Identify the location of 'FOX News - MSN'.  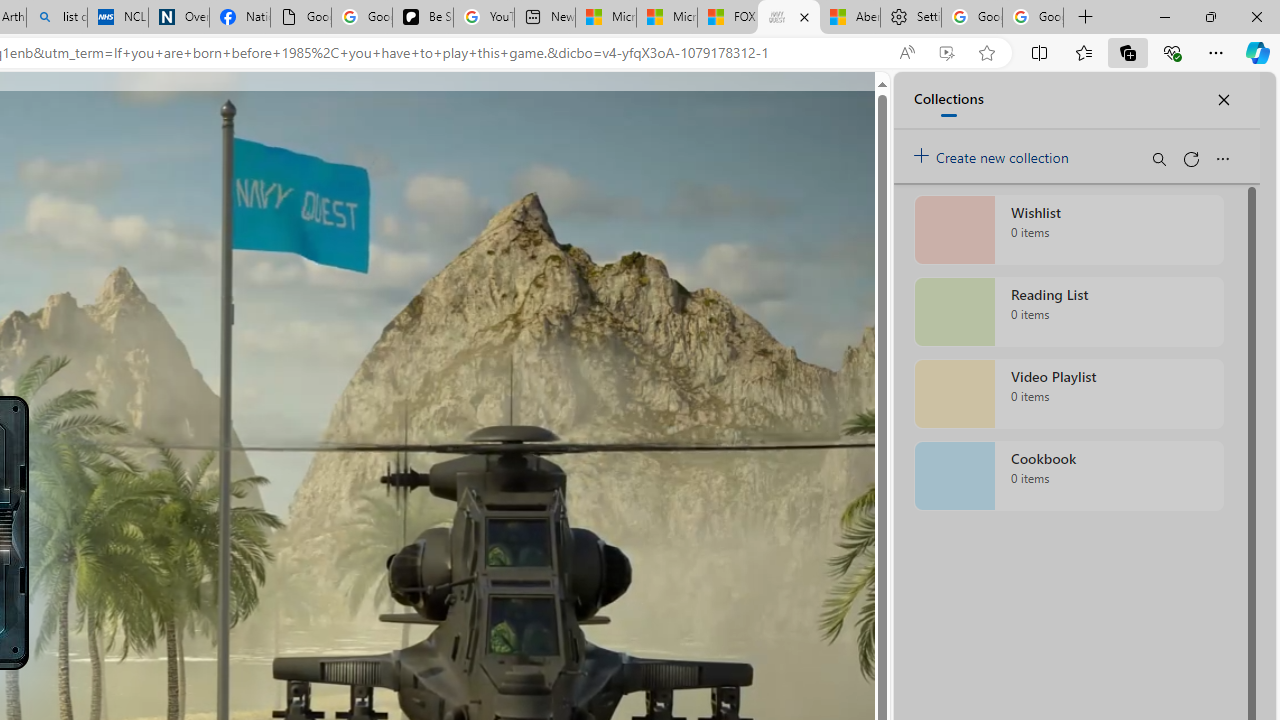
(726, 17).